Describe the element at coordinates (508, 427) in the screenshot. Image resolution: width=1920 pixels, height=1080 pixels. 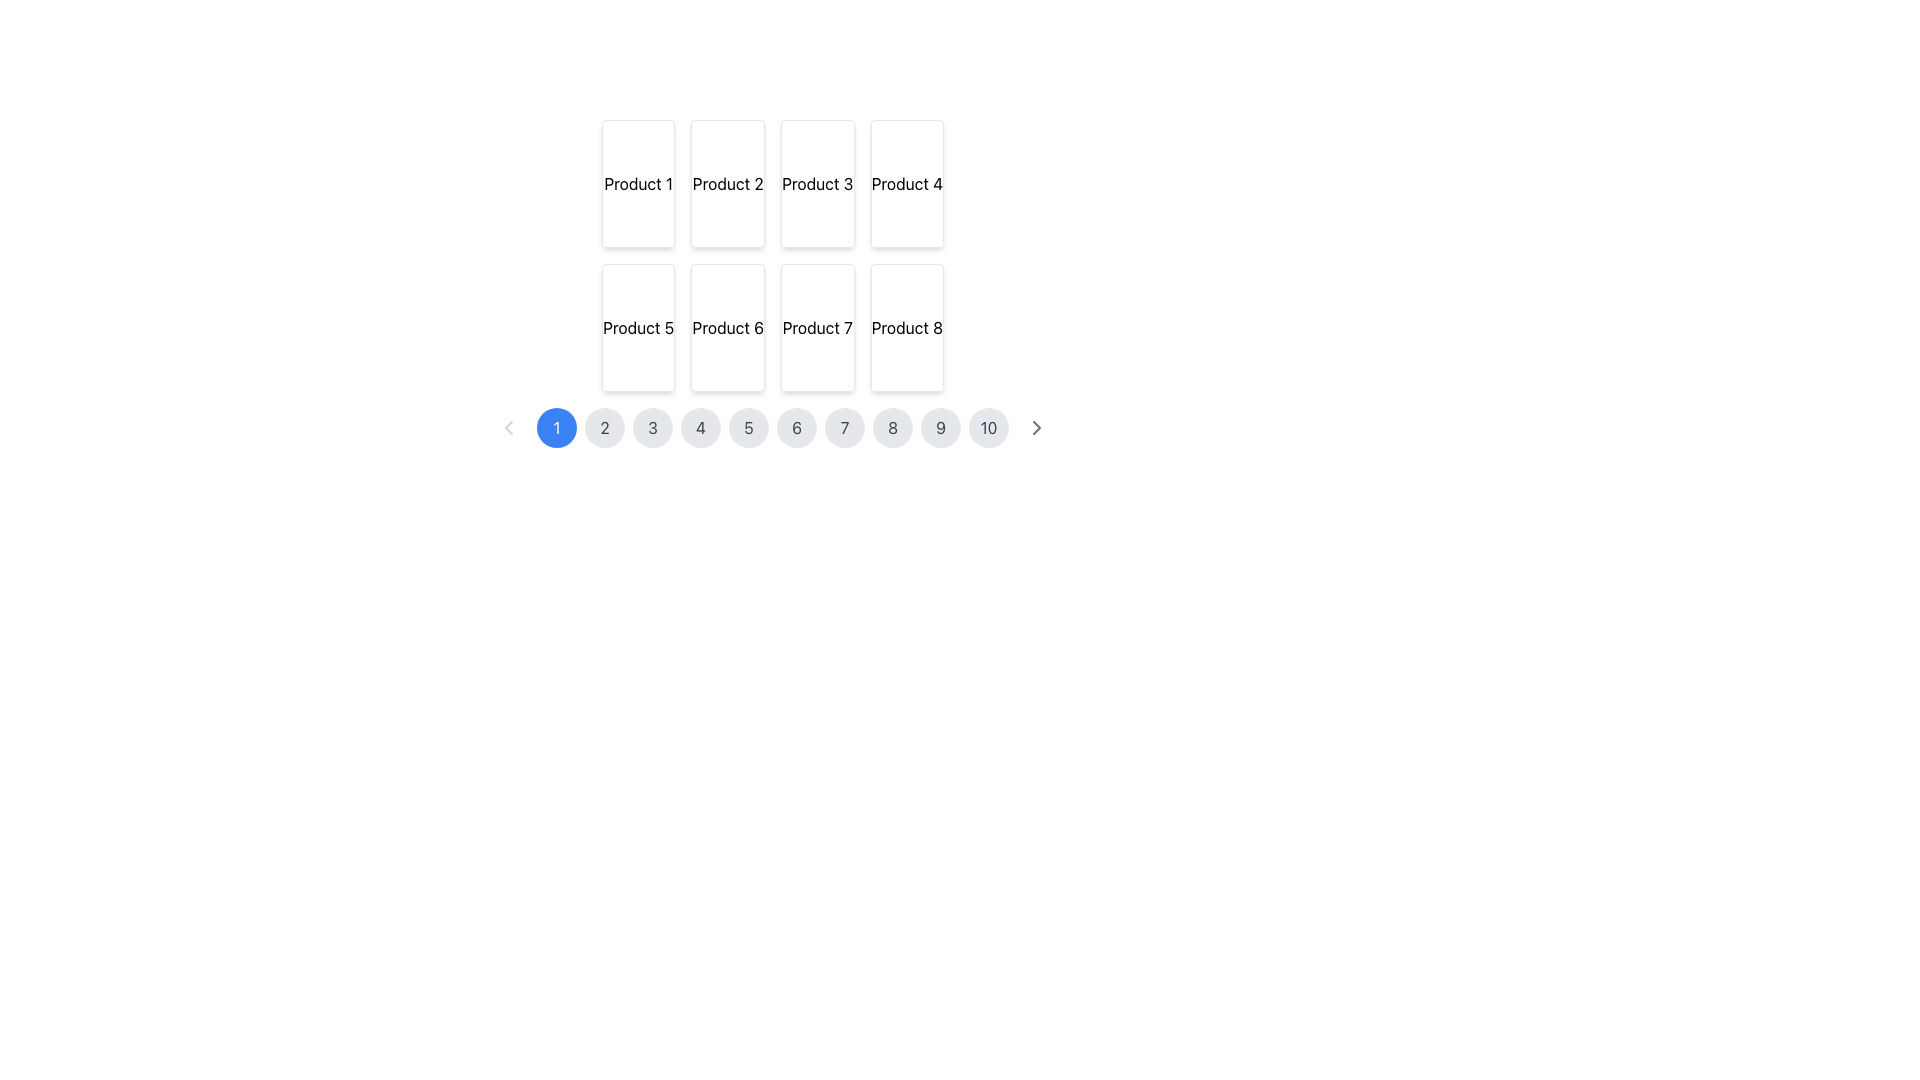
I see `the navigation button with a chevron on the left side of the pagination area` at that location.